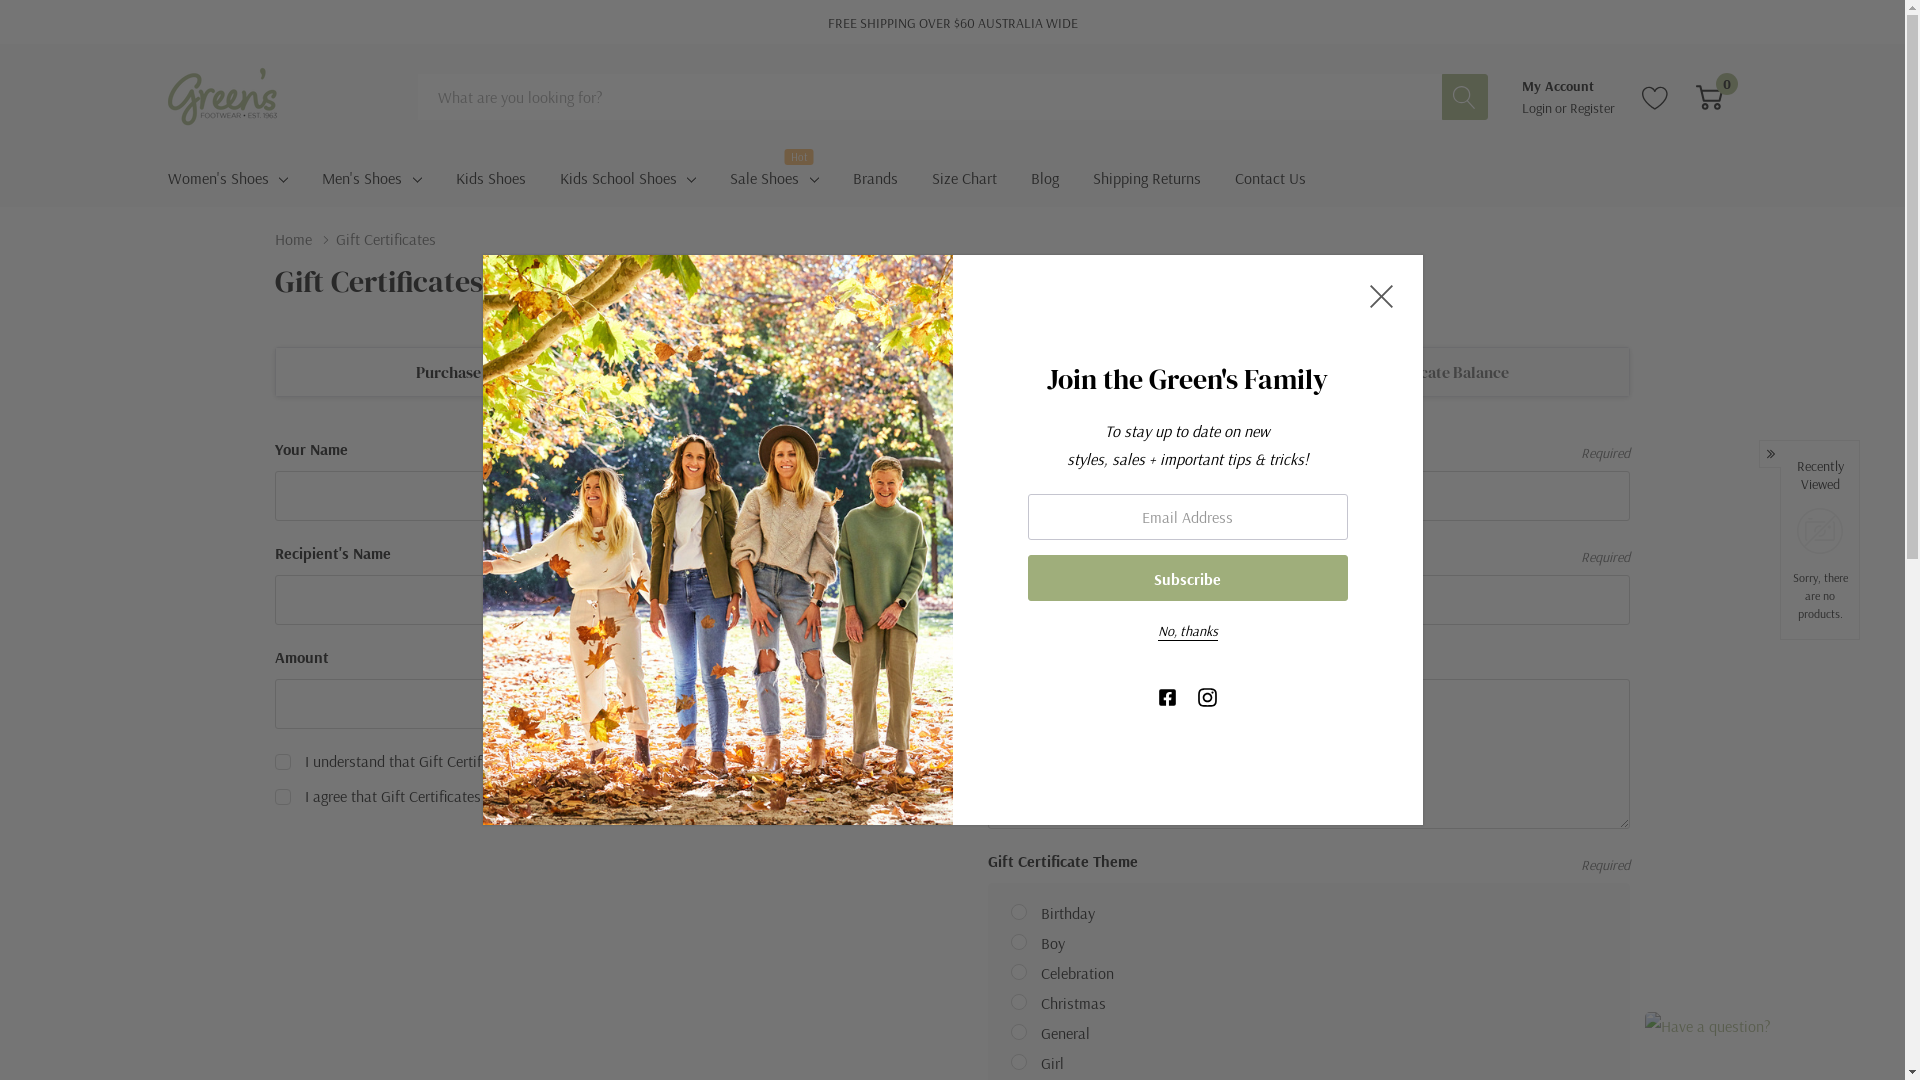  Describe the element at coordinates (875, 176) in the screenshot. I see `'Brands'` at that location.